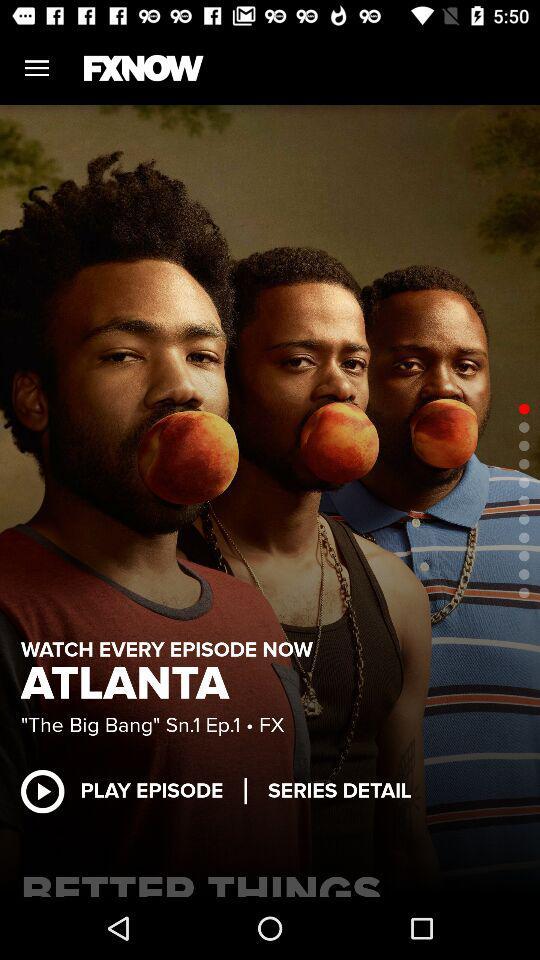 This screenshot has width=540, height=960. What do you see at coordinates (338, 791) in the screenshot?
I see `the item below the big bang` at bounding box center [338, 791].